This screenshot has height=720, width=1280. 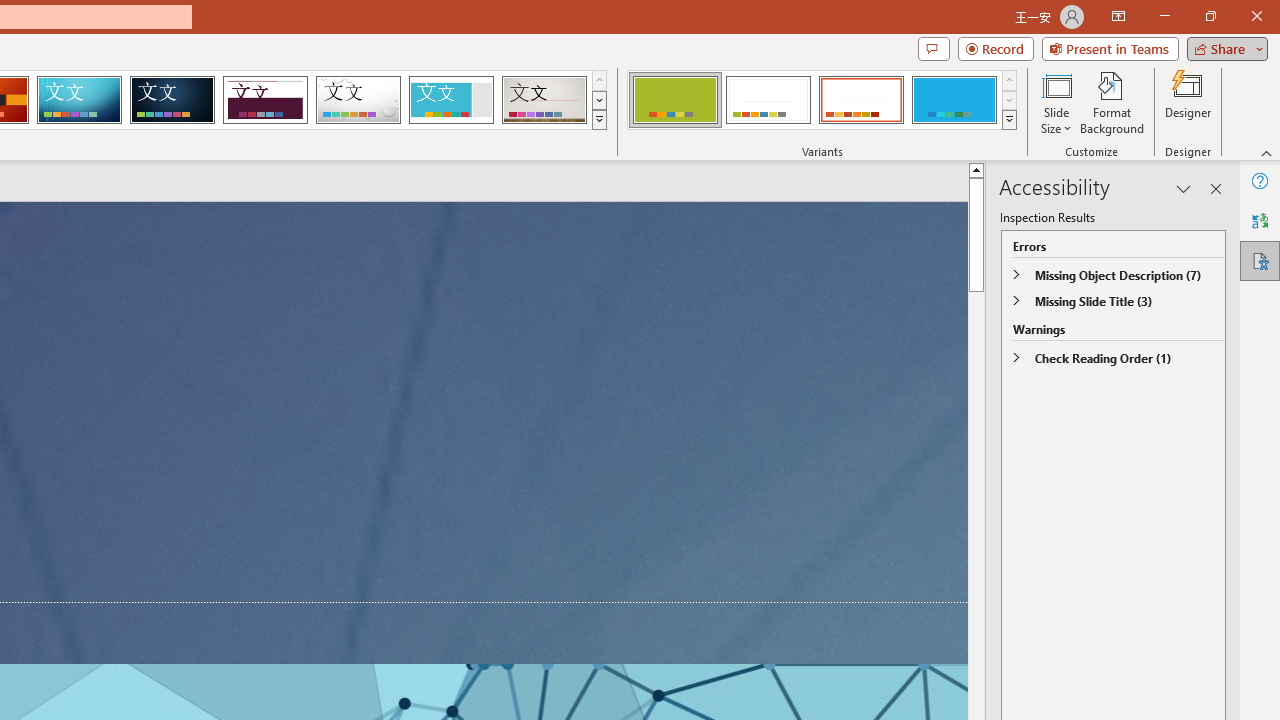 What do you see at coordinates (953, 100) in the screenshot?
I see `'Basis Variant 4'` at bounding box center [953, 100].